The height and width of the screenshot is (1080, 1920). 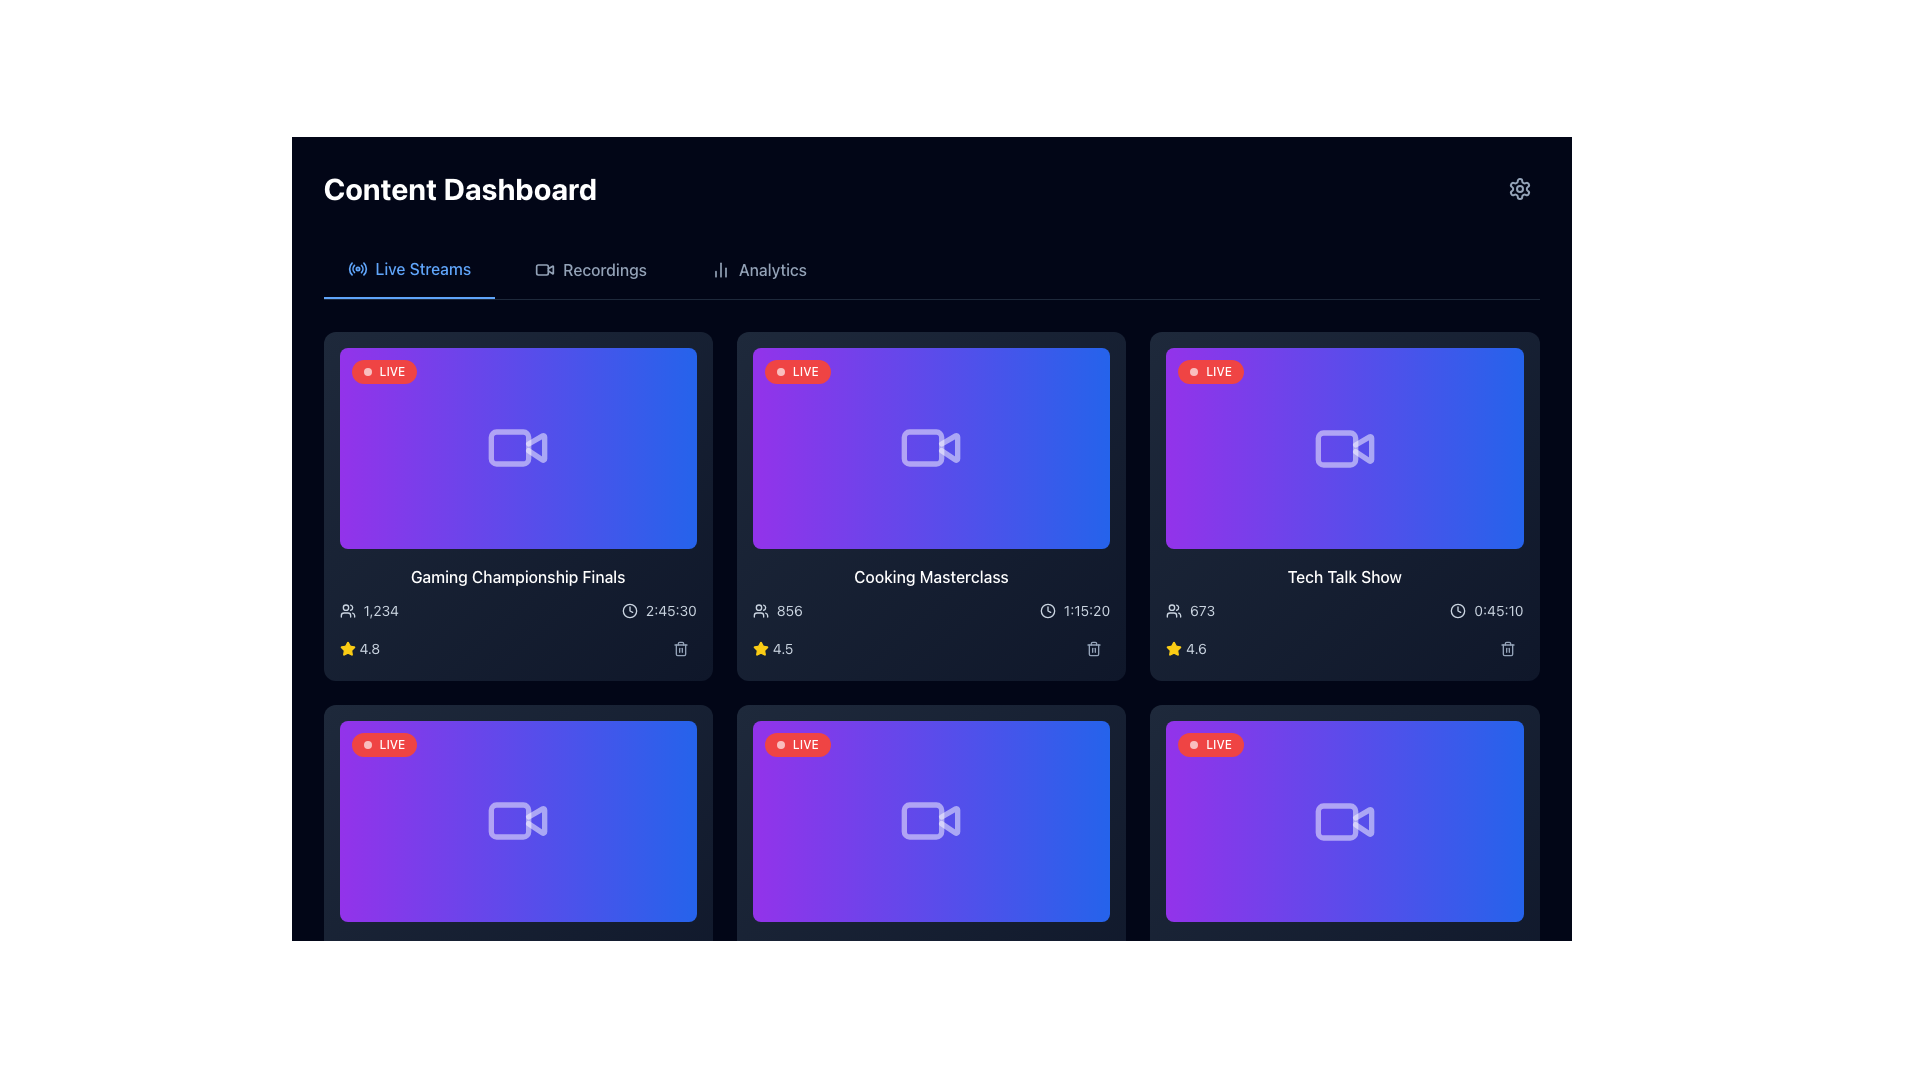 I want to click on the live-streaming status indicator label located at the top-left corner of the first video card in the grid, which features a purple and blue gradient, so click(x=384, y=371).